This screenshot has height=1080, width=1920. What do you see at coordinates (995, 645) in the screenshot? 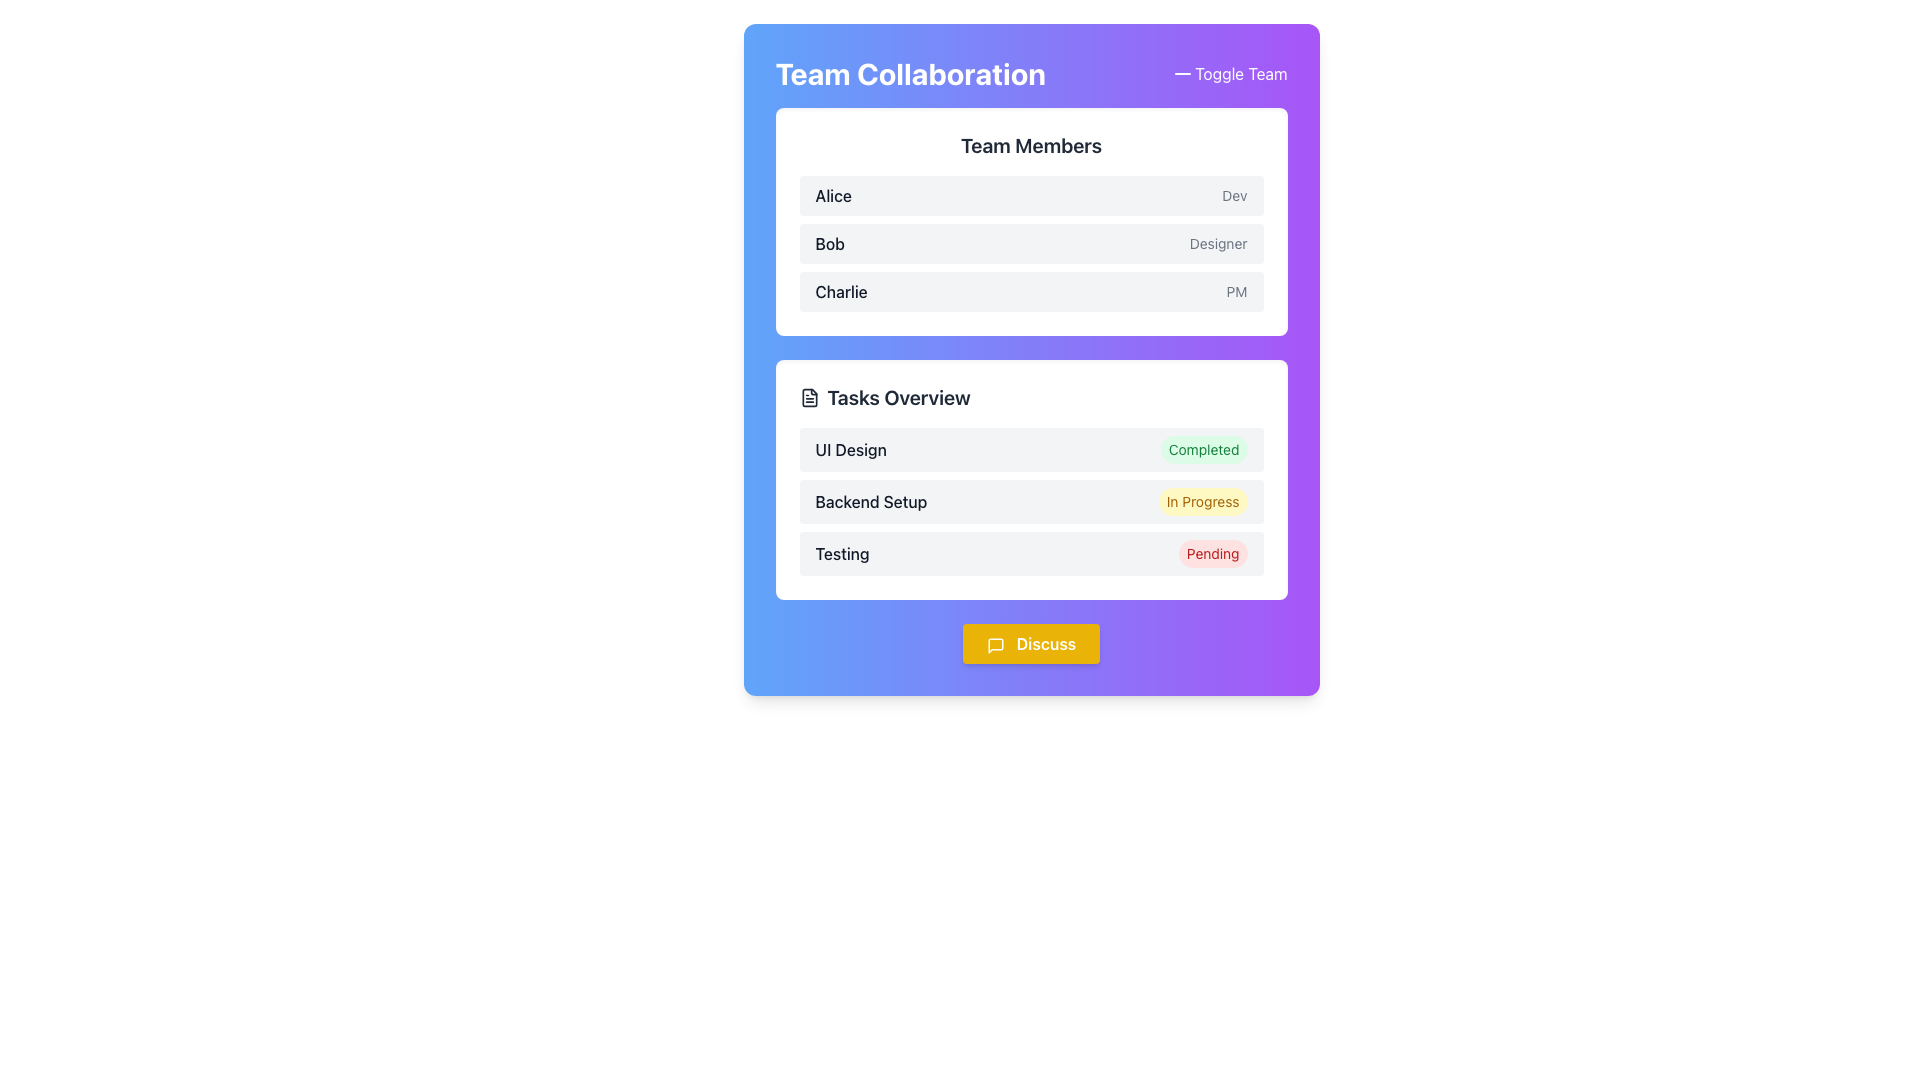
I see `the communication-related icon within the 'Discuss' button, which is styled with rounded edges and white text, located beneath the 'Tasks Overview' section` at bounding box center [995, 645].